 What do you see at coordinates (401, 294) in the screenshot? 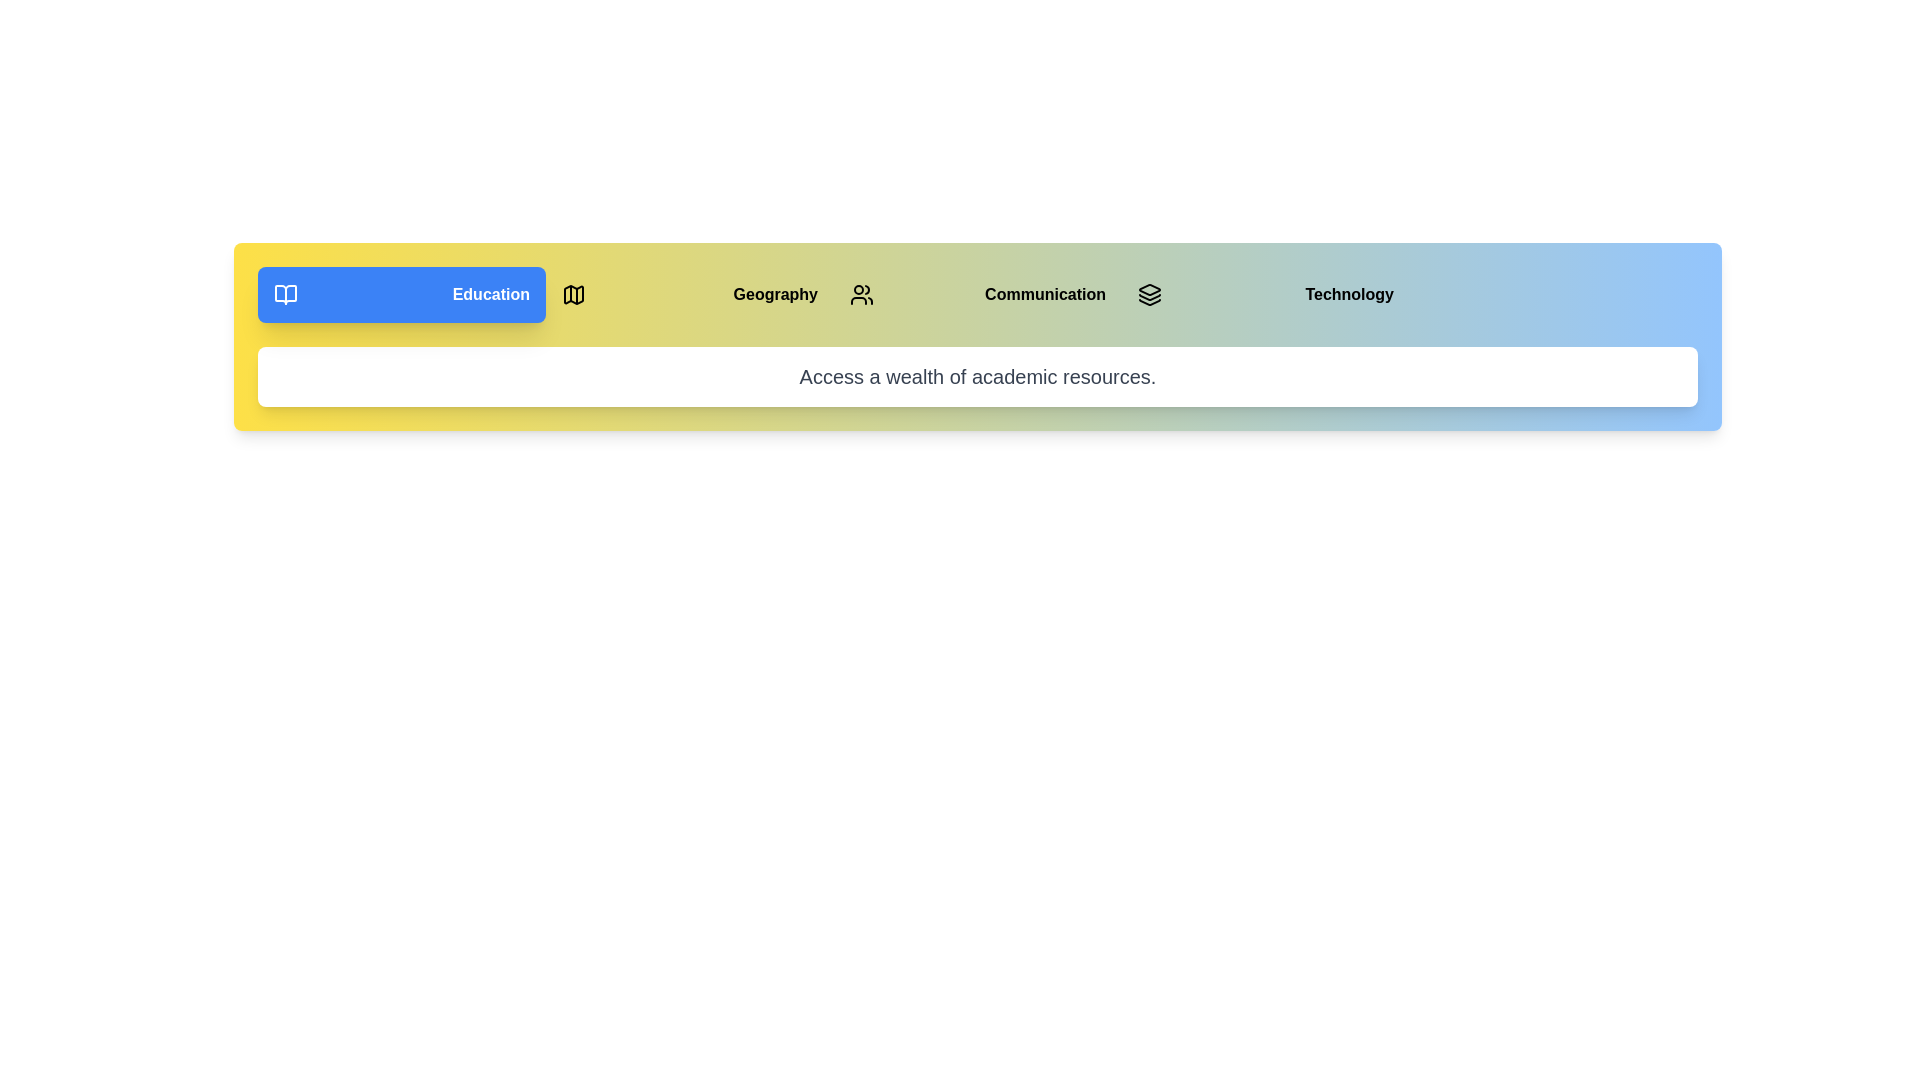
I see `the button corresponding to the Education section to switch to it` at bounding box center [401, 294].